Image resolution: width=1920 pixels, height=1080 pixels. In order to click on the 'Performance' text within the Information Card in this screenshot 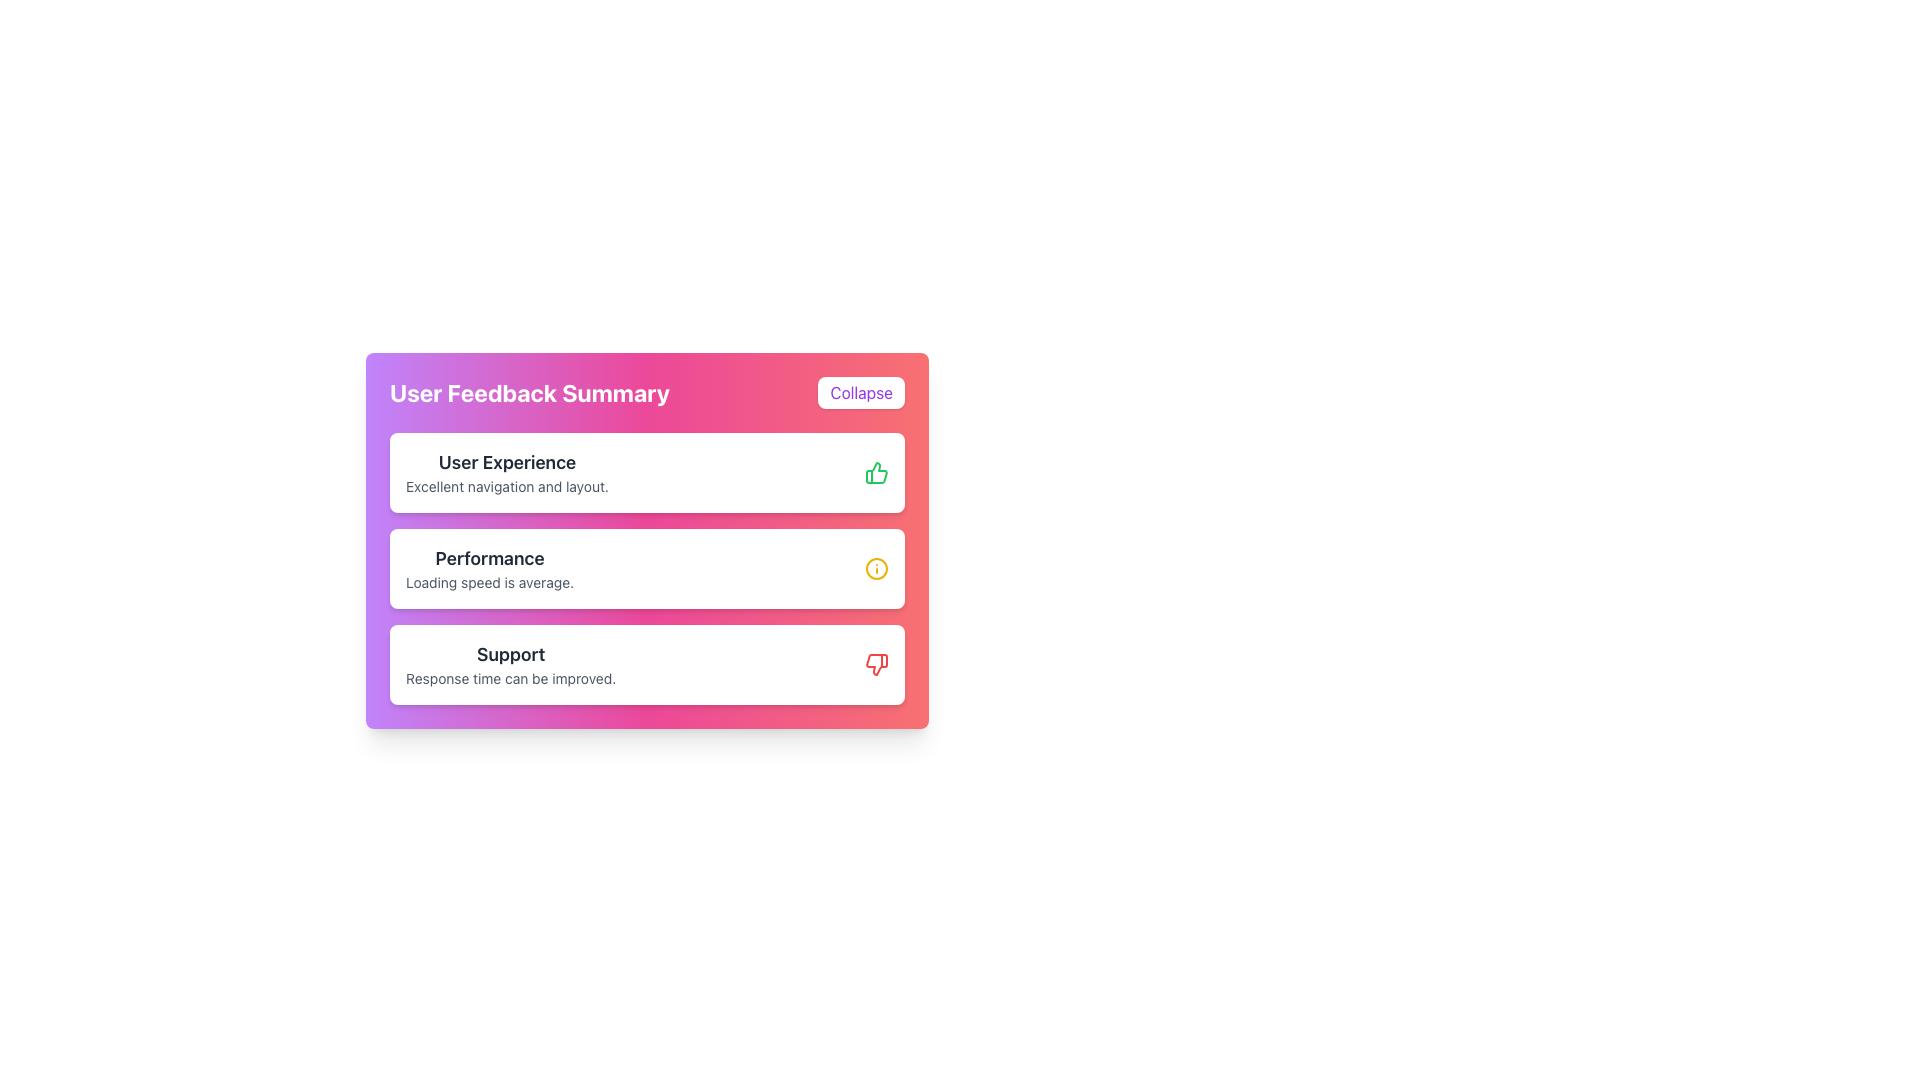, I will do `click(490, 569)`.